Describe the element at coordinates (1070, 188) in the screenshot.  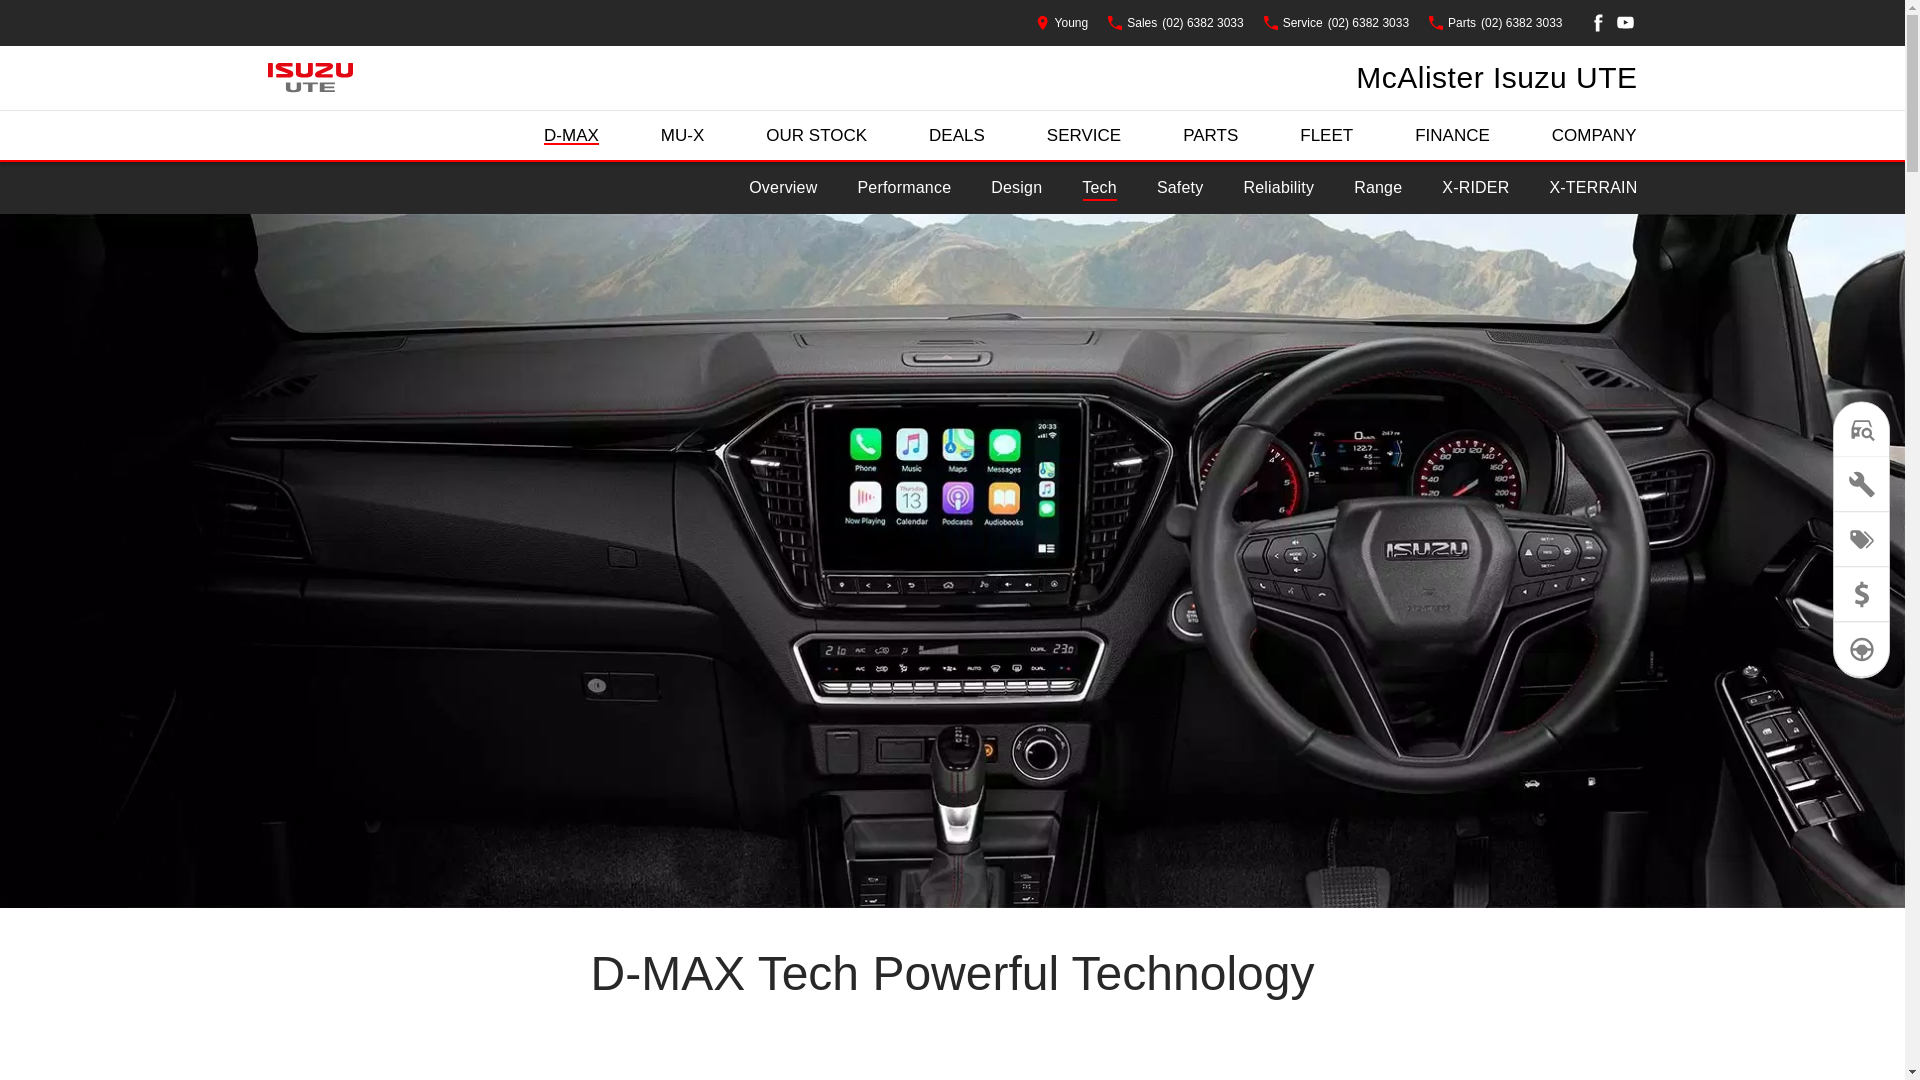
I see `'Tech'` at that location.